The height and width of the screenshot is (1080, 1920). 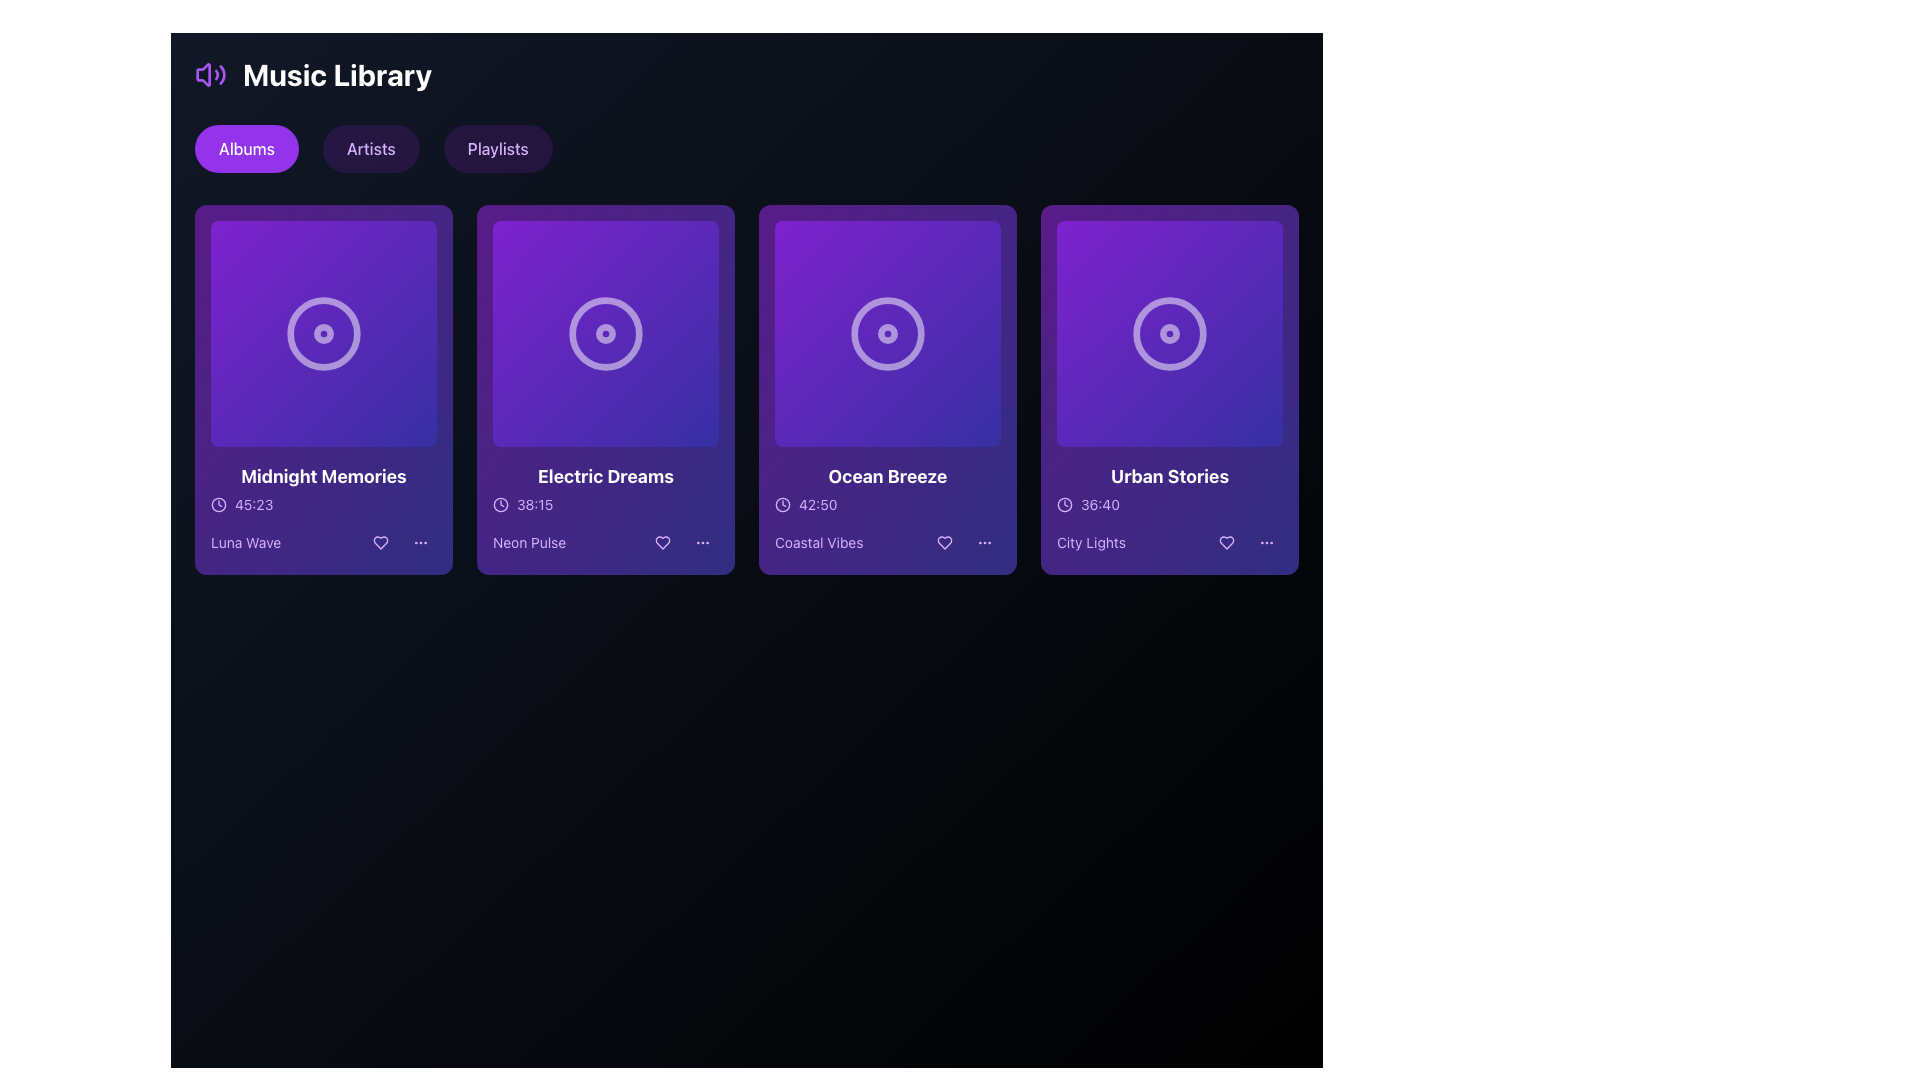 What do you see at coordinates (887, 333) in the screenshot?
I see `the circular compact disc icon located in the center of the 'Ocean Breeze' album card, which is the third card in a row of four cards` at bounding box center [887, 333].